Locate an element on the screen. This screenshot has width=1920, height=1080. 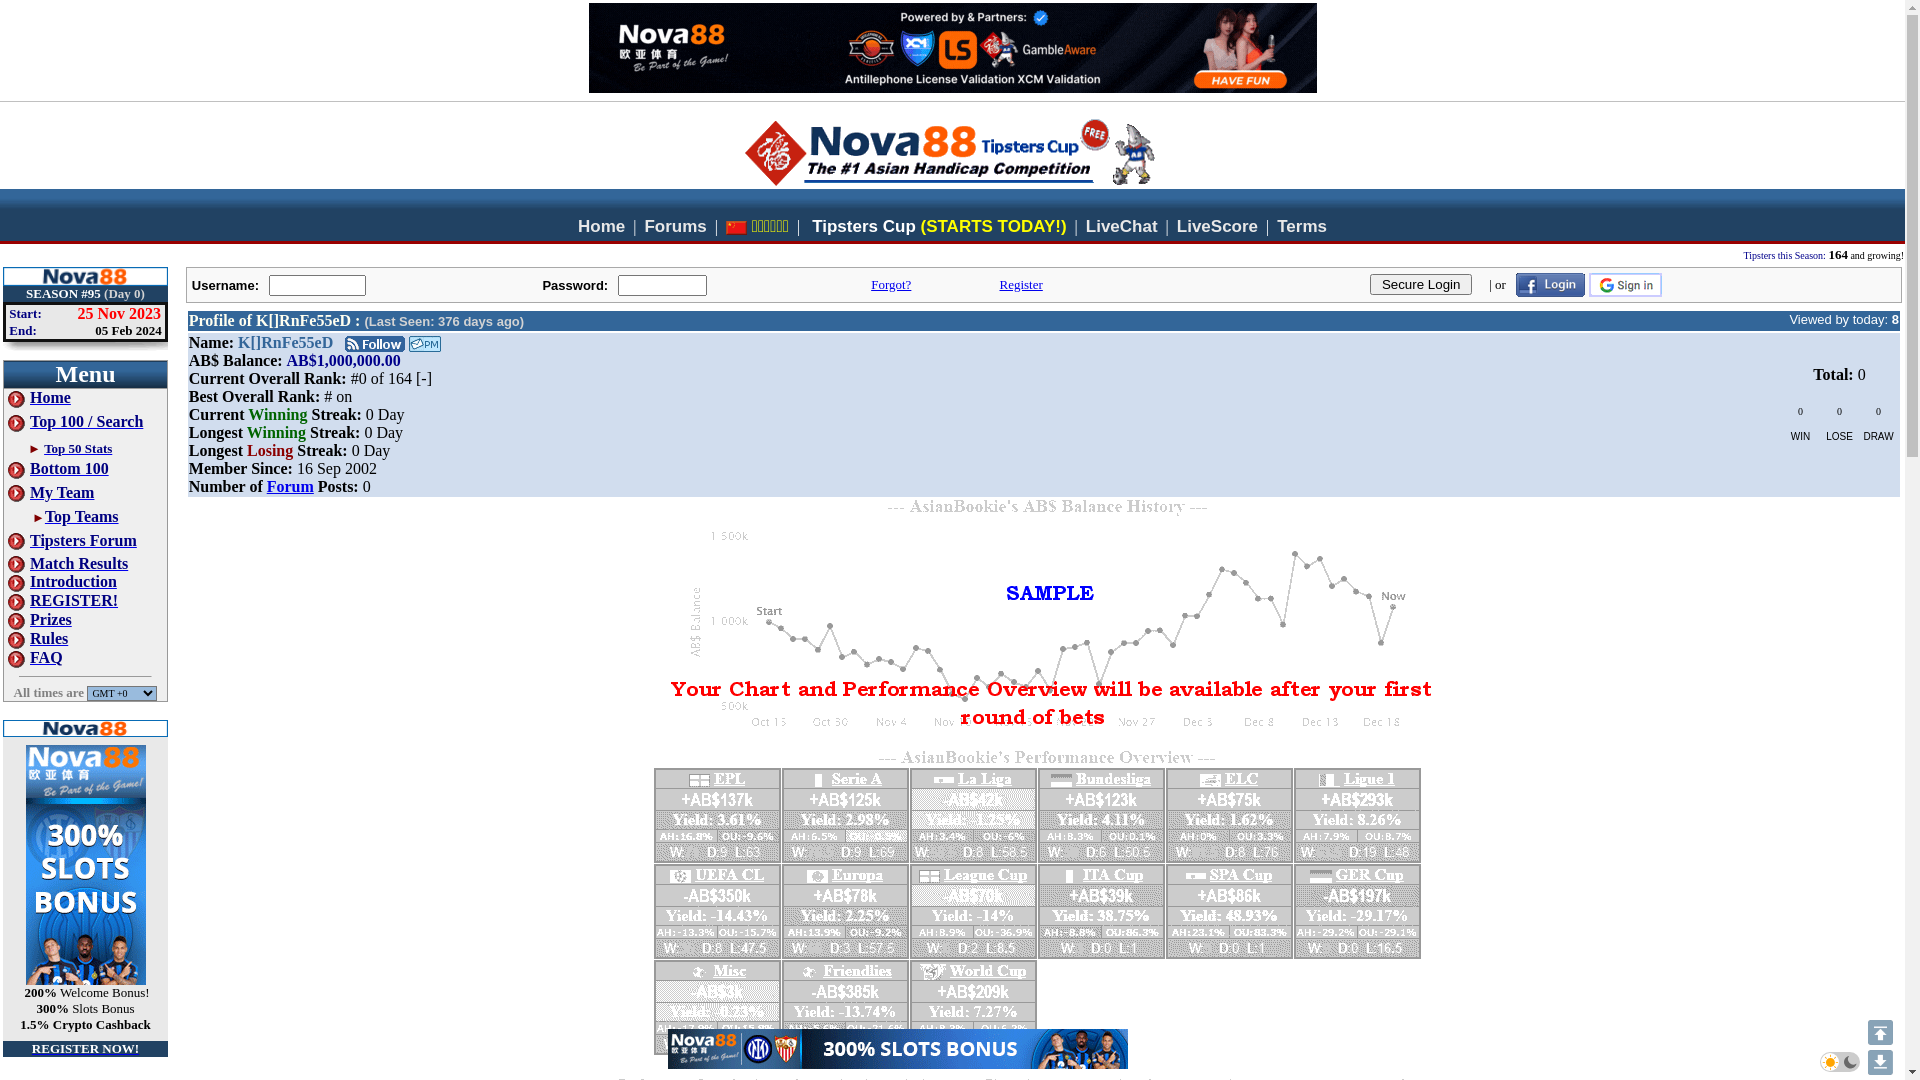
'Top 100 / Search' is located at coordinates (75, 420).